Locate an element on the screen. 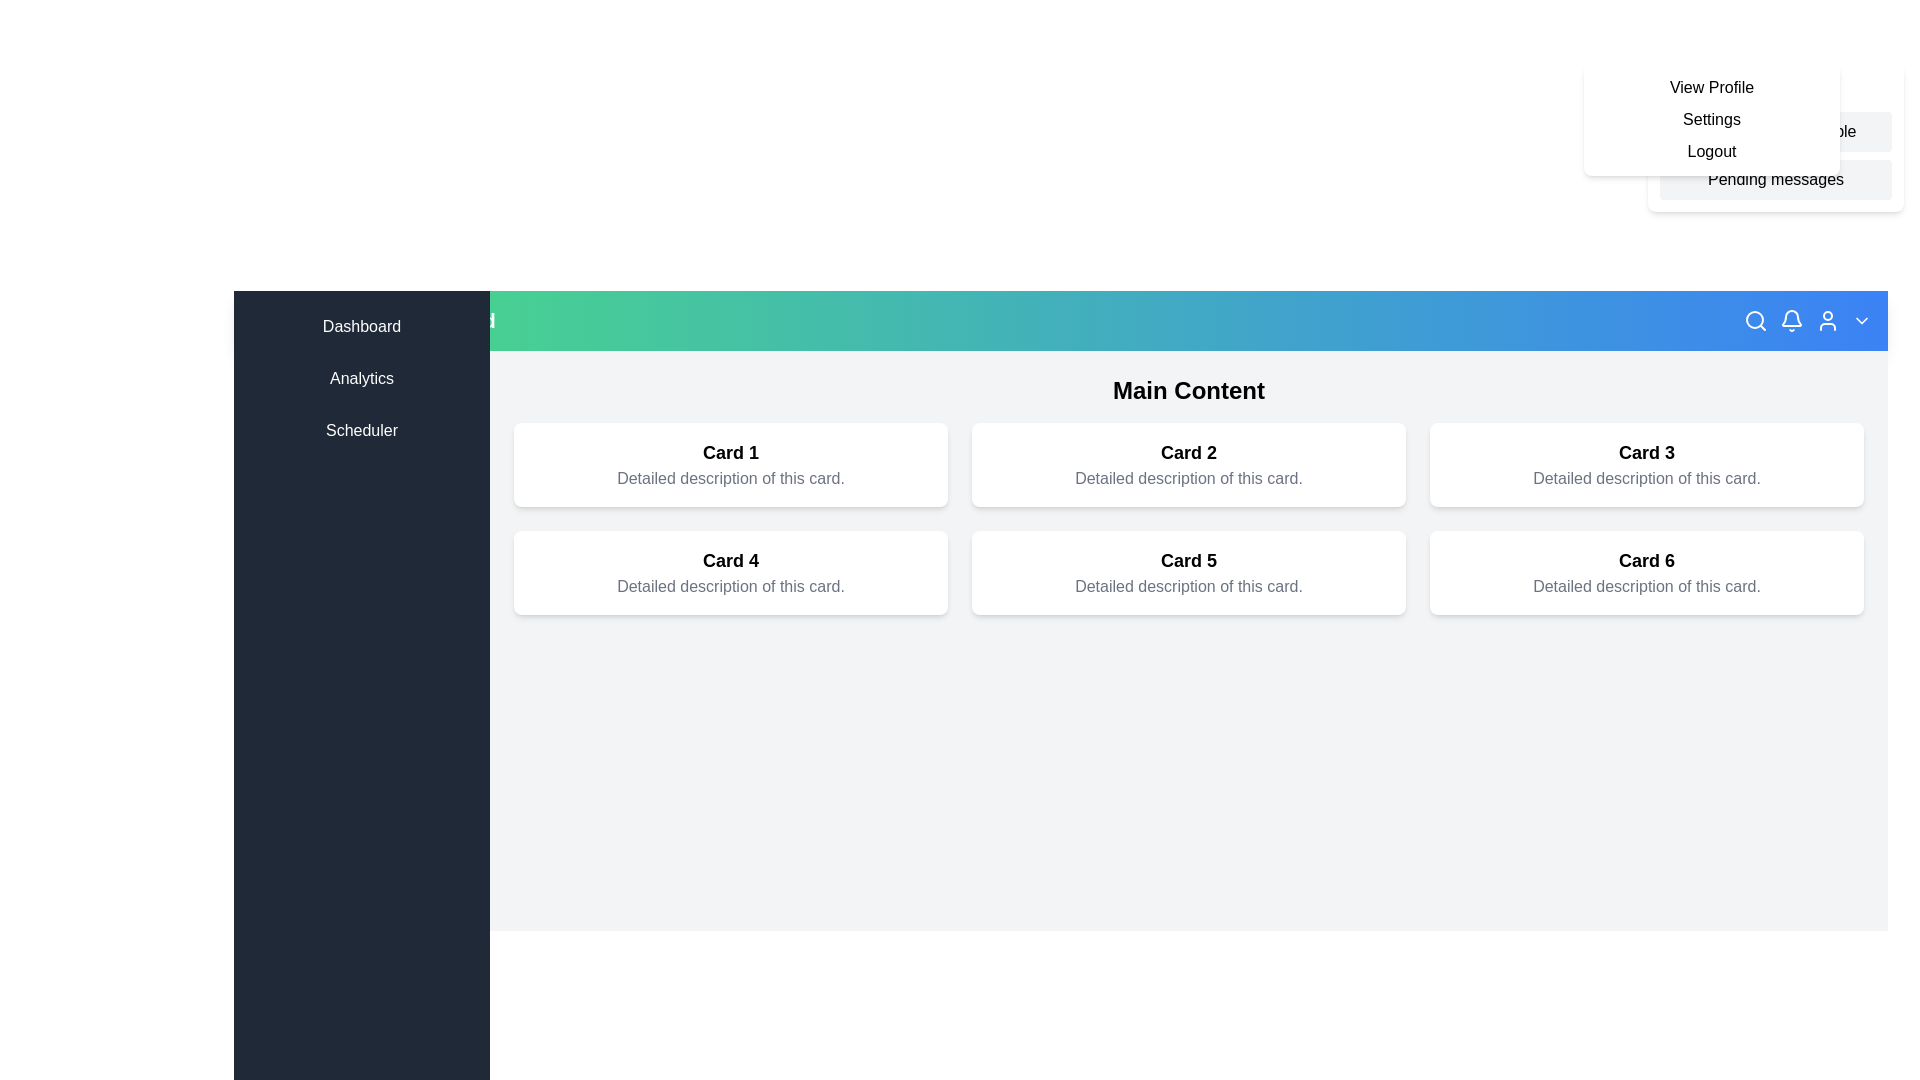 The height and width of the screenshot is (1080, 1920). the informational card component titled 'Card 2' located in the first row, middle column of the grid layout is located at coordinates (1189, 465).